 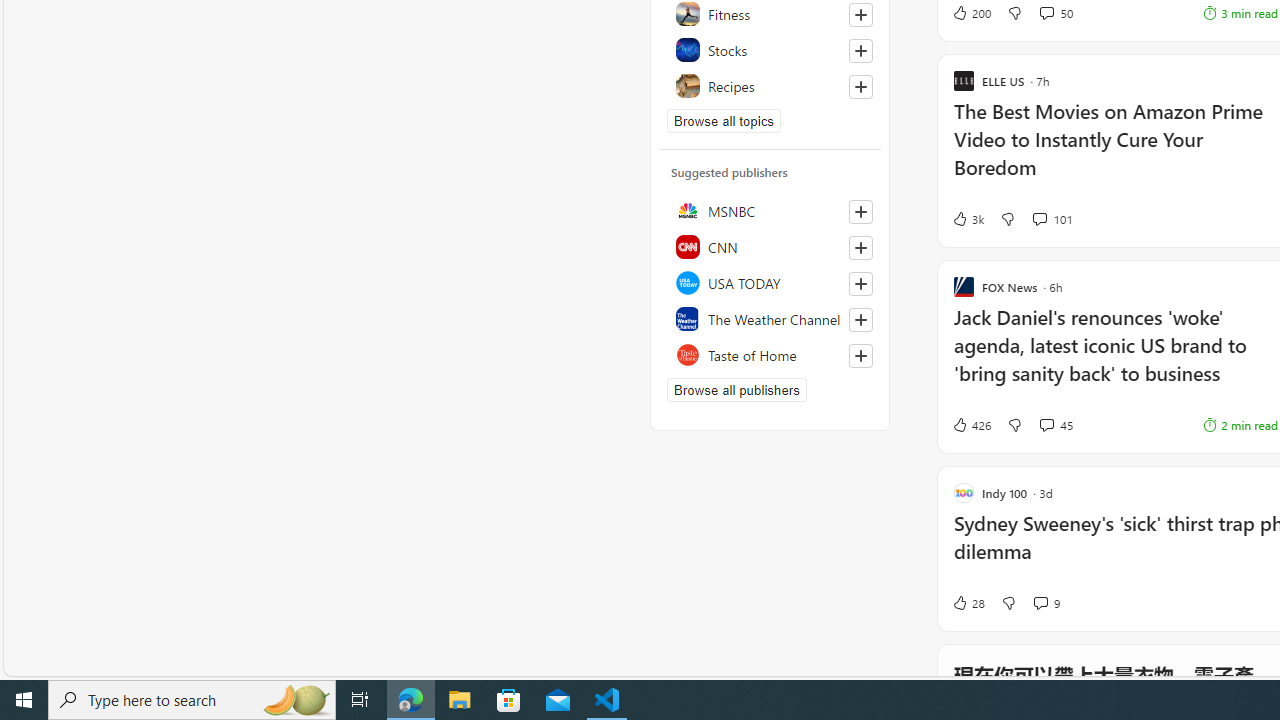 I want to click on '28 Like', so click(x=968, y=602).